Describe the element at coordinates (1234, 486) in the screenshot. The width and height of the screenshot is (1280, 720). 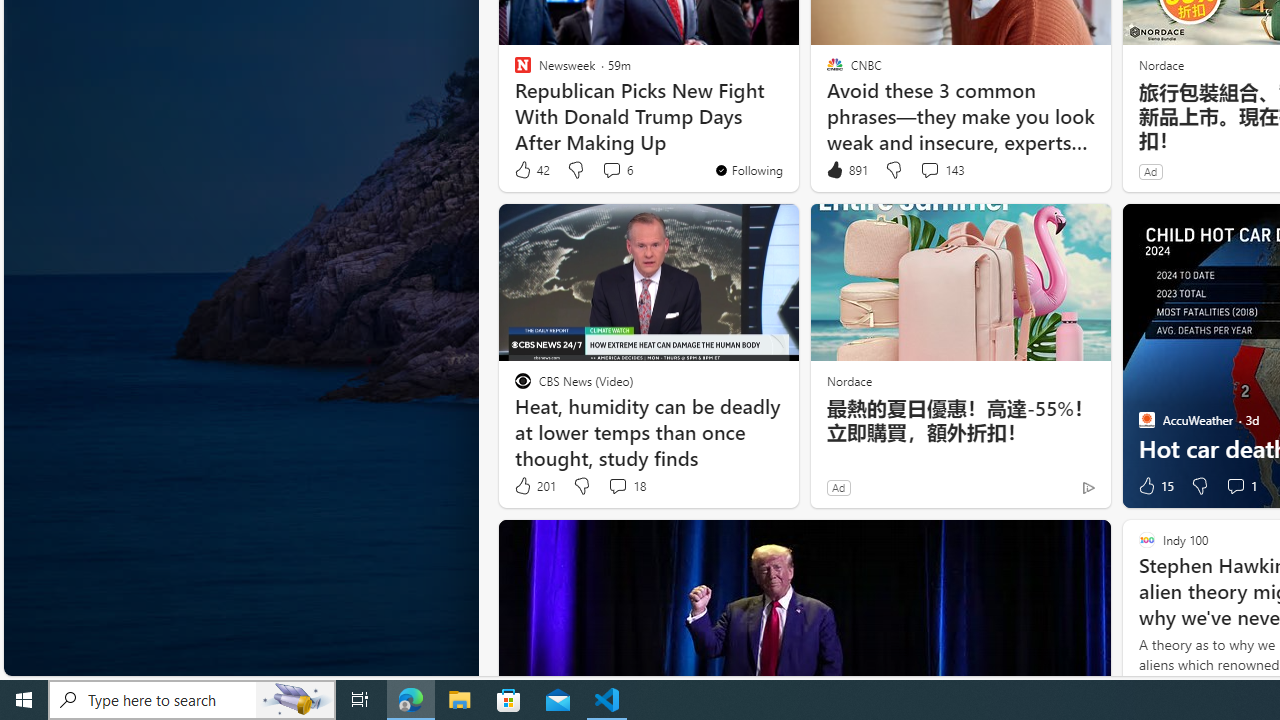
I see `'View comments 1 Comment'` at that location.